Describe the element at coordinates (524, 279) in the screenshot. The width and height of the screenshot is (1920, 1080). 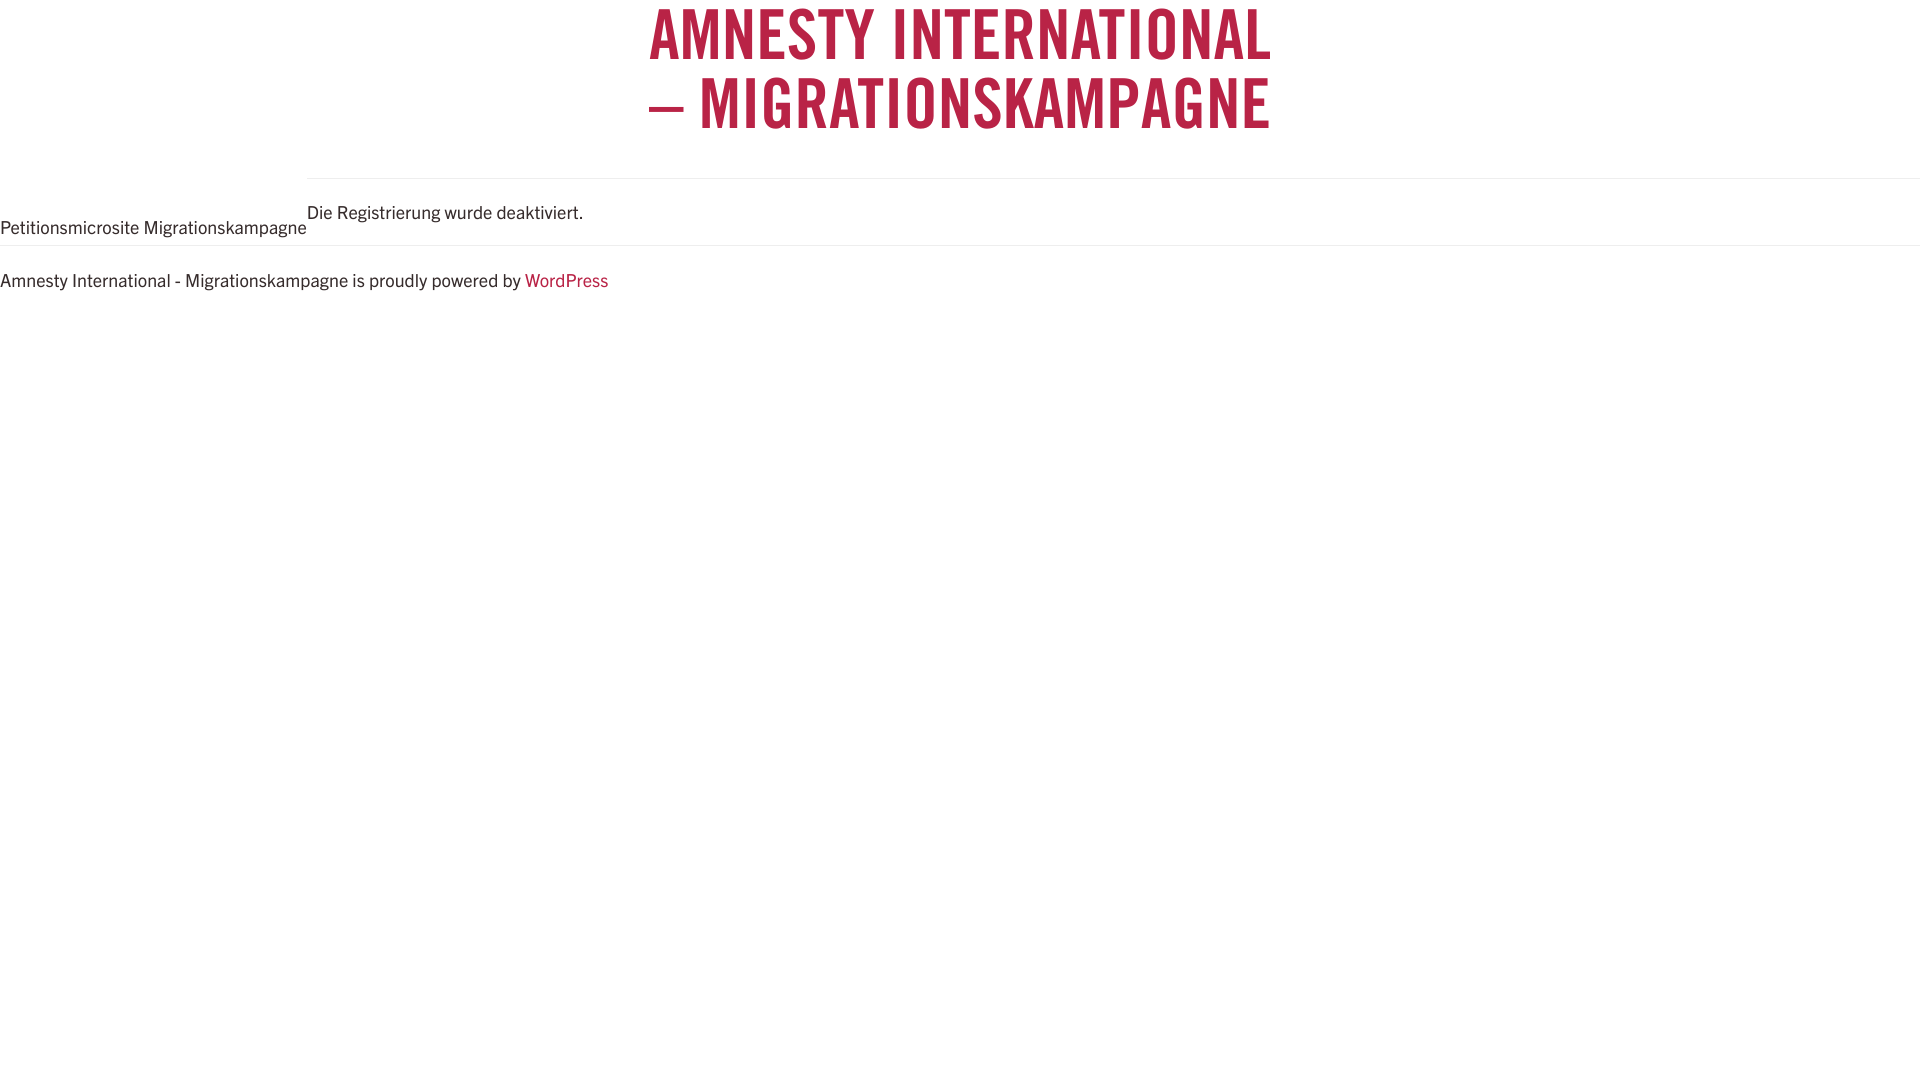
I see `'WordPress'` at that location.